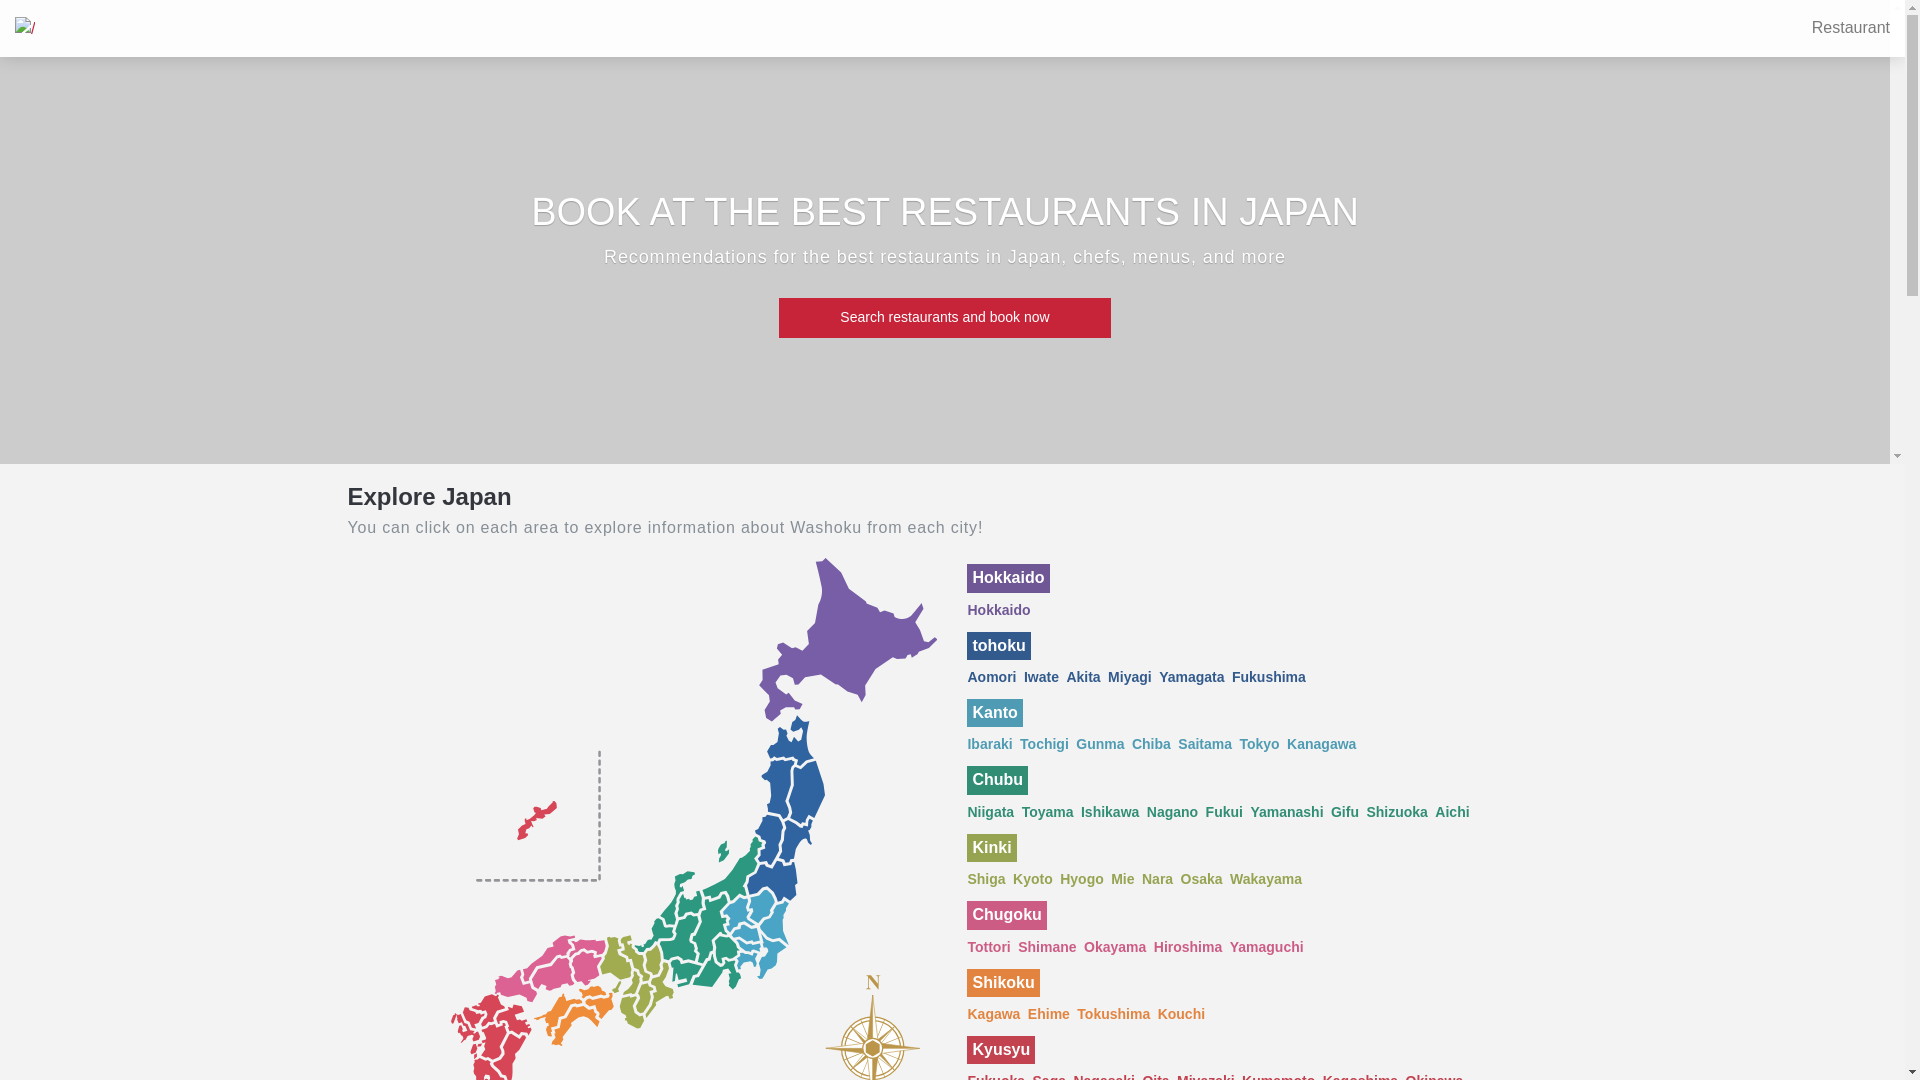  What do you see at coordinates (990, 812) in the screenshot?
I see `'Niigata'` at bounding box center [990, 812].